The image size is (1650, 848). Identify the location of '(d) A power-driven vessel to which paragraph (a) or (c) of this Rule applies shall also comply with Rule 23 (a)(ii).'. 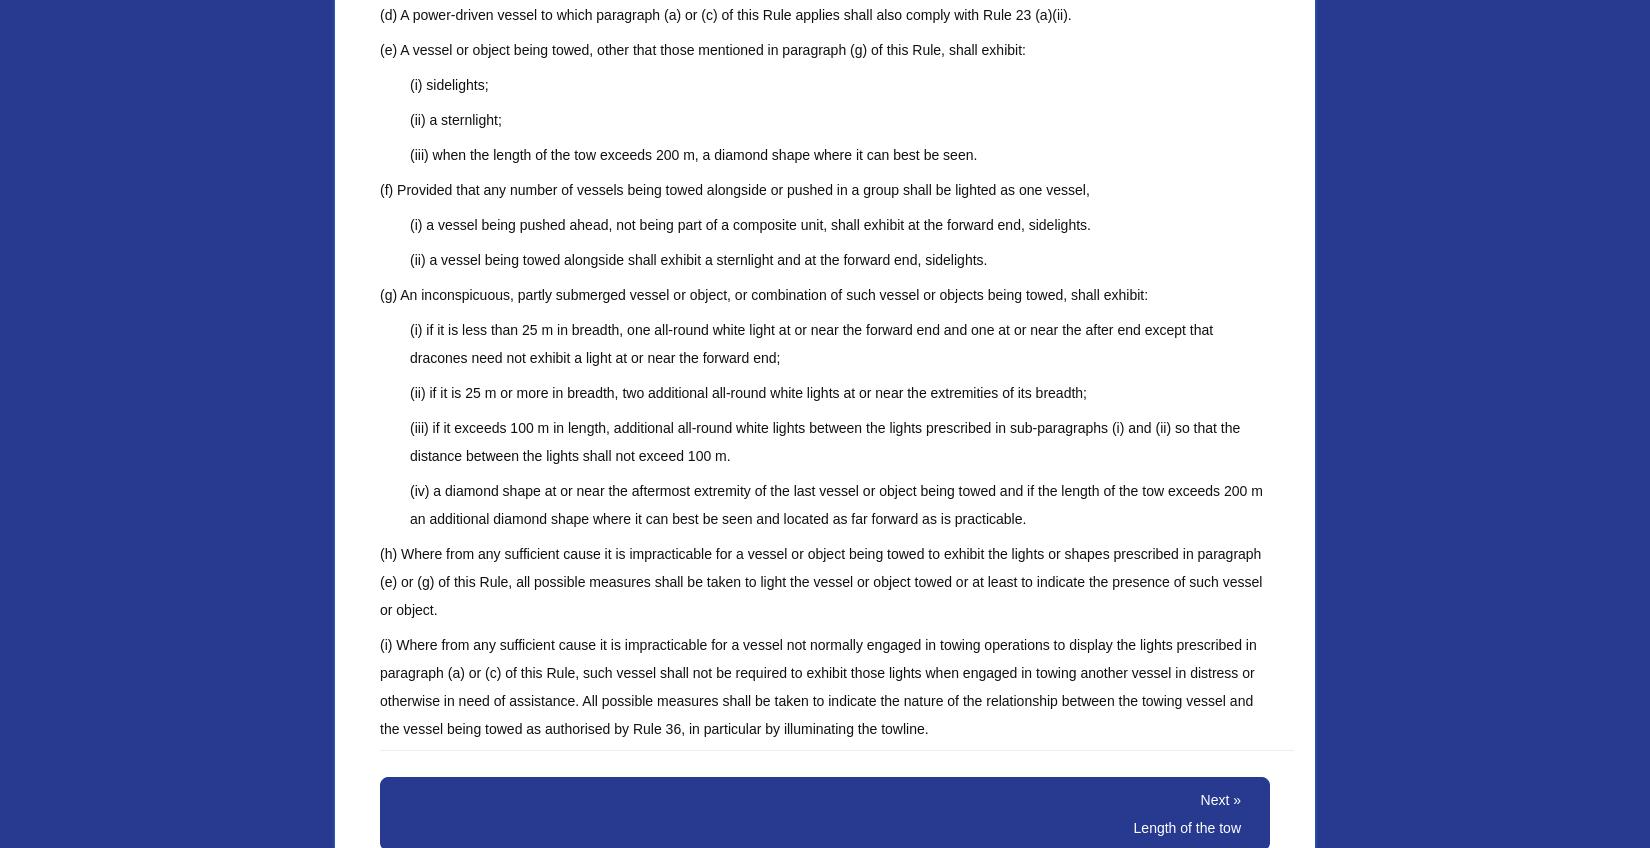
(724, 14).